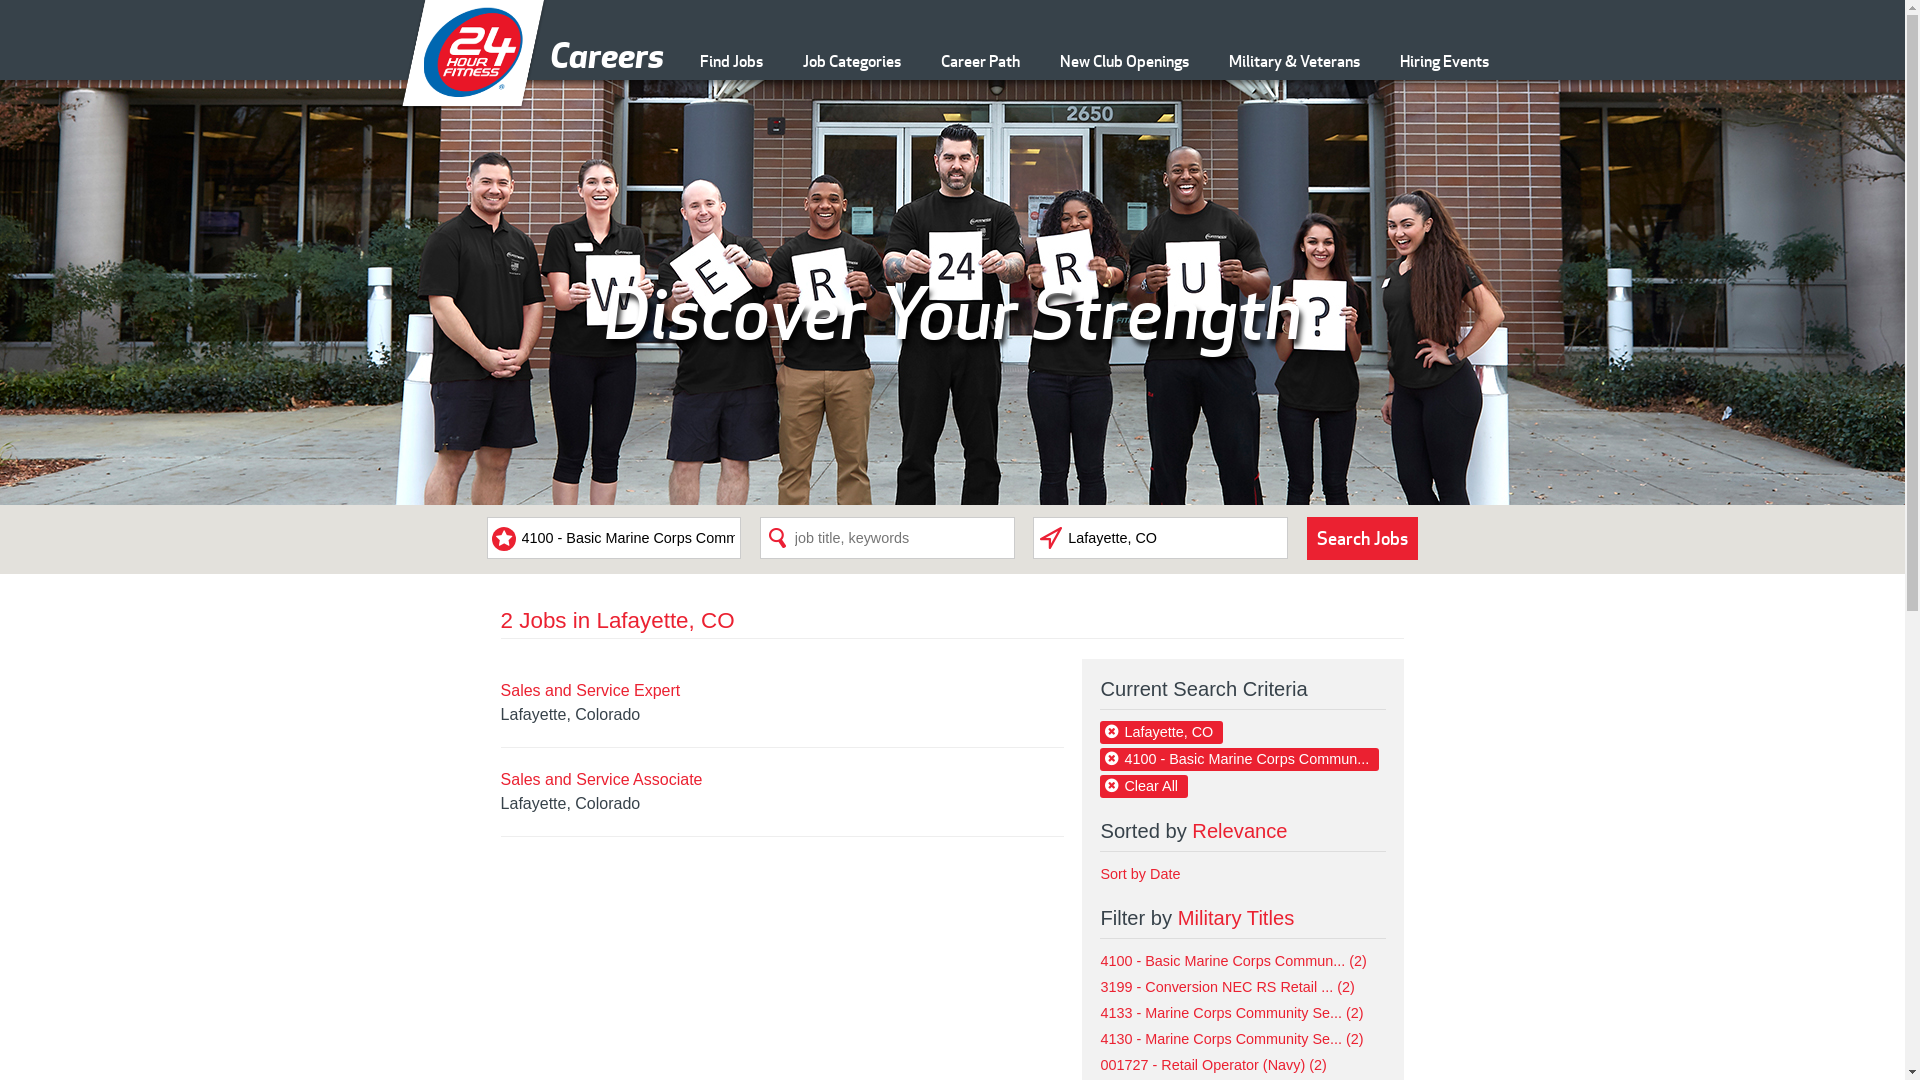  What do you see at coordinates (730, 56) in the screenshot?
I see `'Find Jobs'` at bounding box center [730, 56].